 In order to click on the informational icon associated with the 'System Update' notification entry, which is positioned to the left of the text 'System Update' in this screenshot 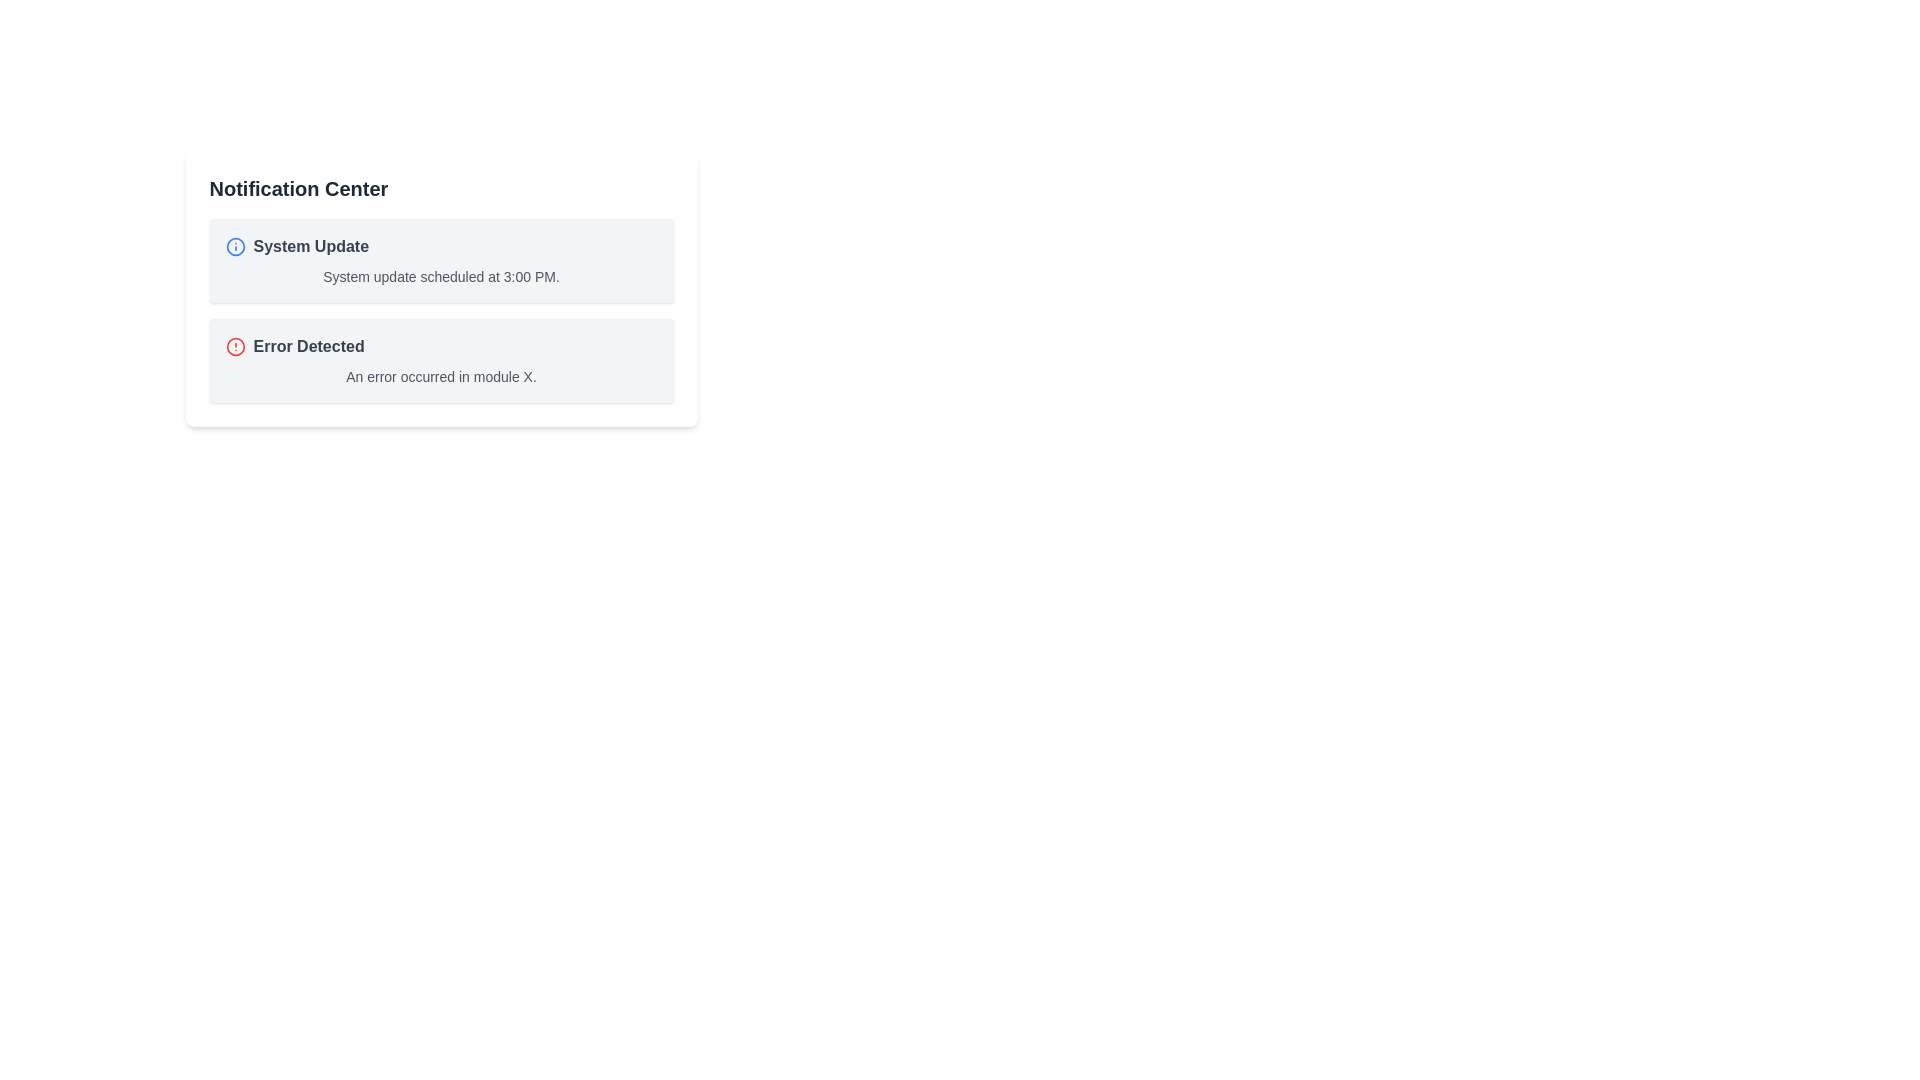, I will do `click(235, 245)`.